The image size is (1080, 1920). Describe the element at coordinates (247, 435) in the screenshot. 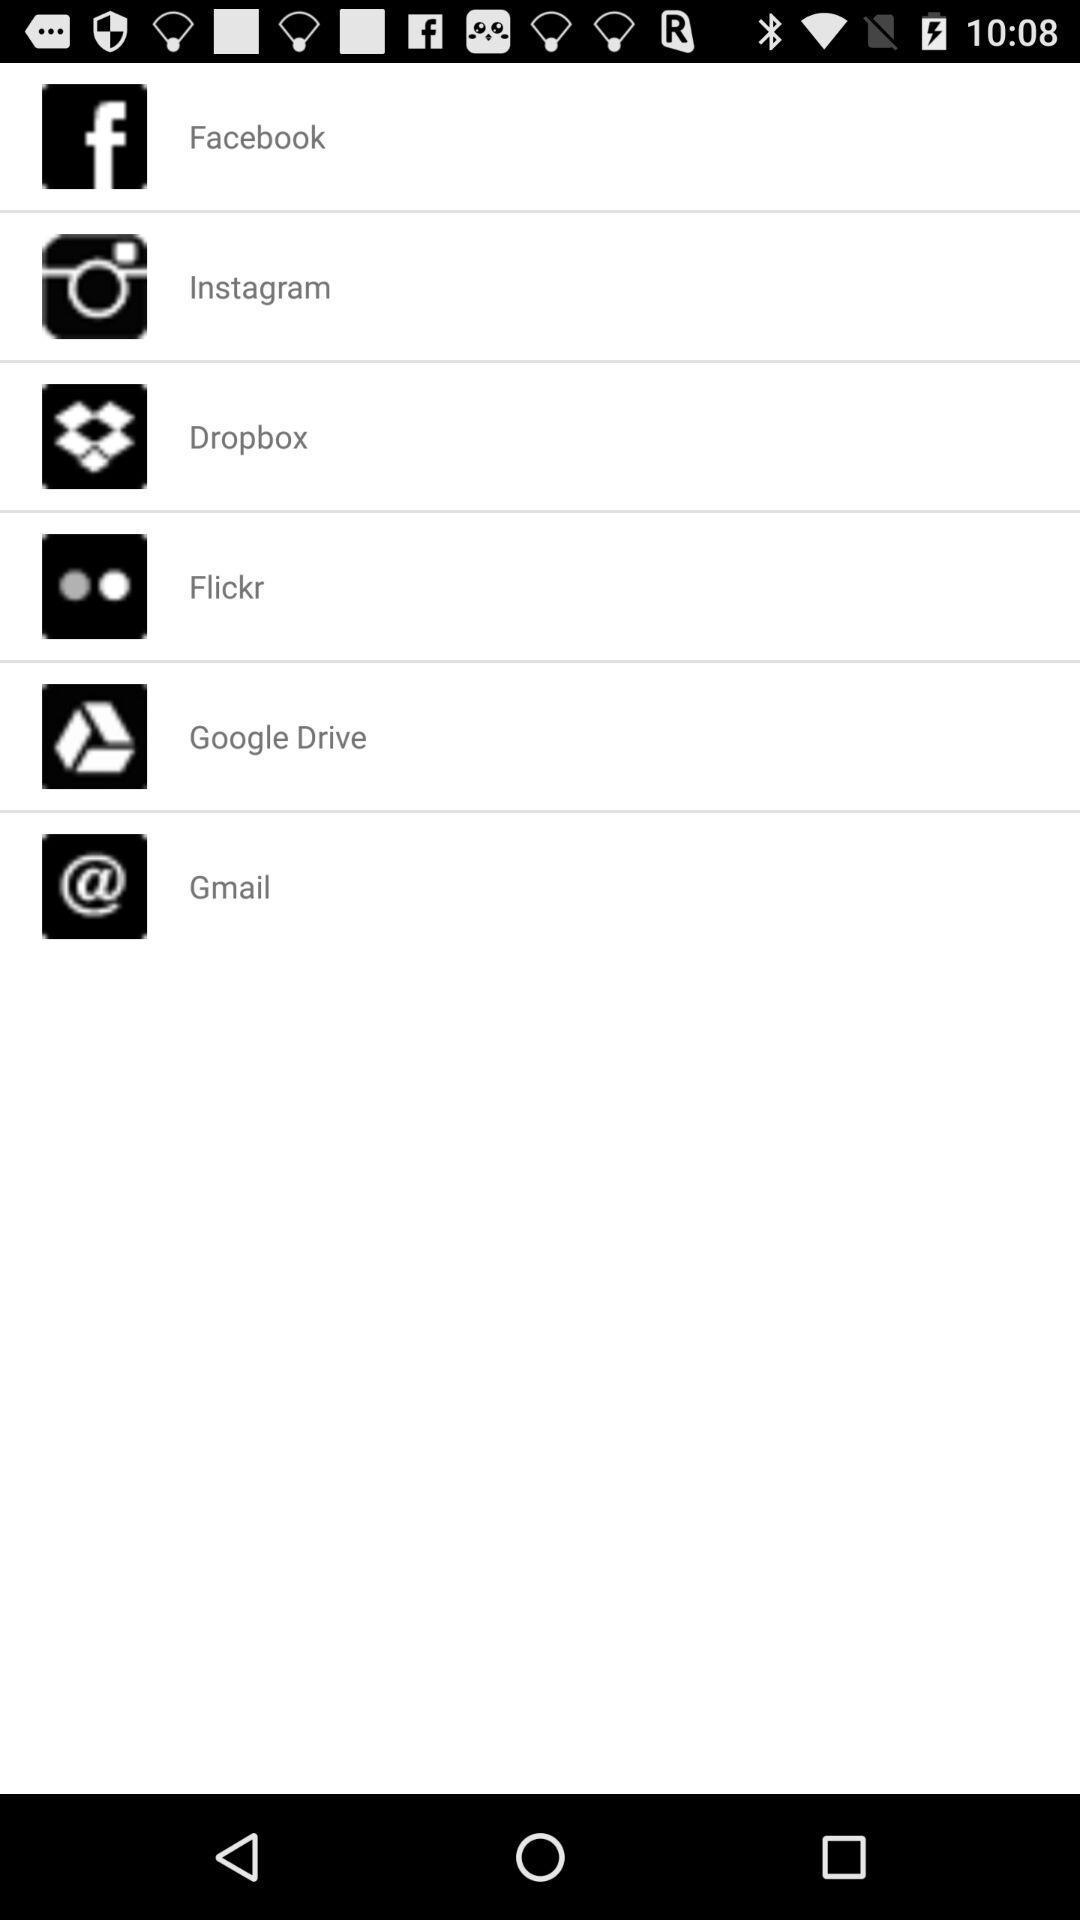

I see `icon above flickr icon` at that location.